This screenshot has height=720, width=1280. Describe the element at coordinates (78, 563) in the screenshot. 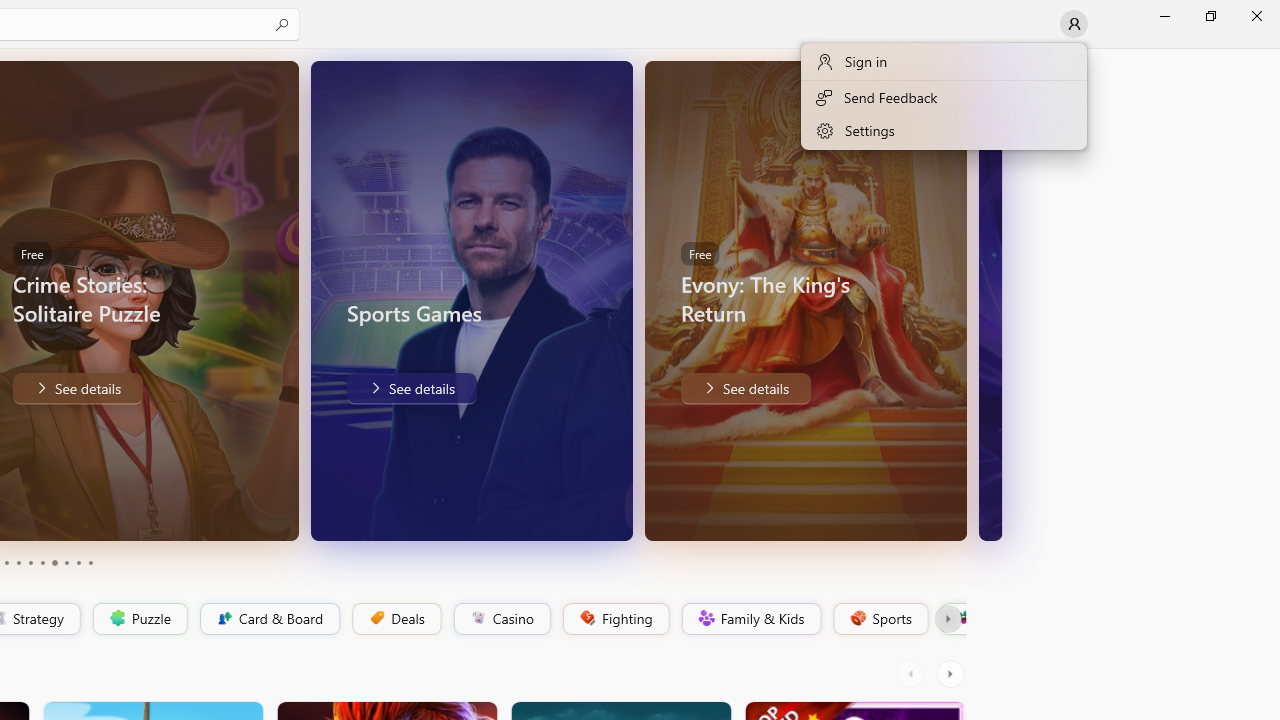

I see `'Page 9'` at that location.